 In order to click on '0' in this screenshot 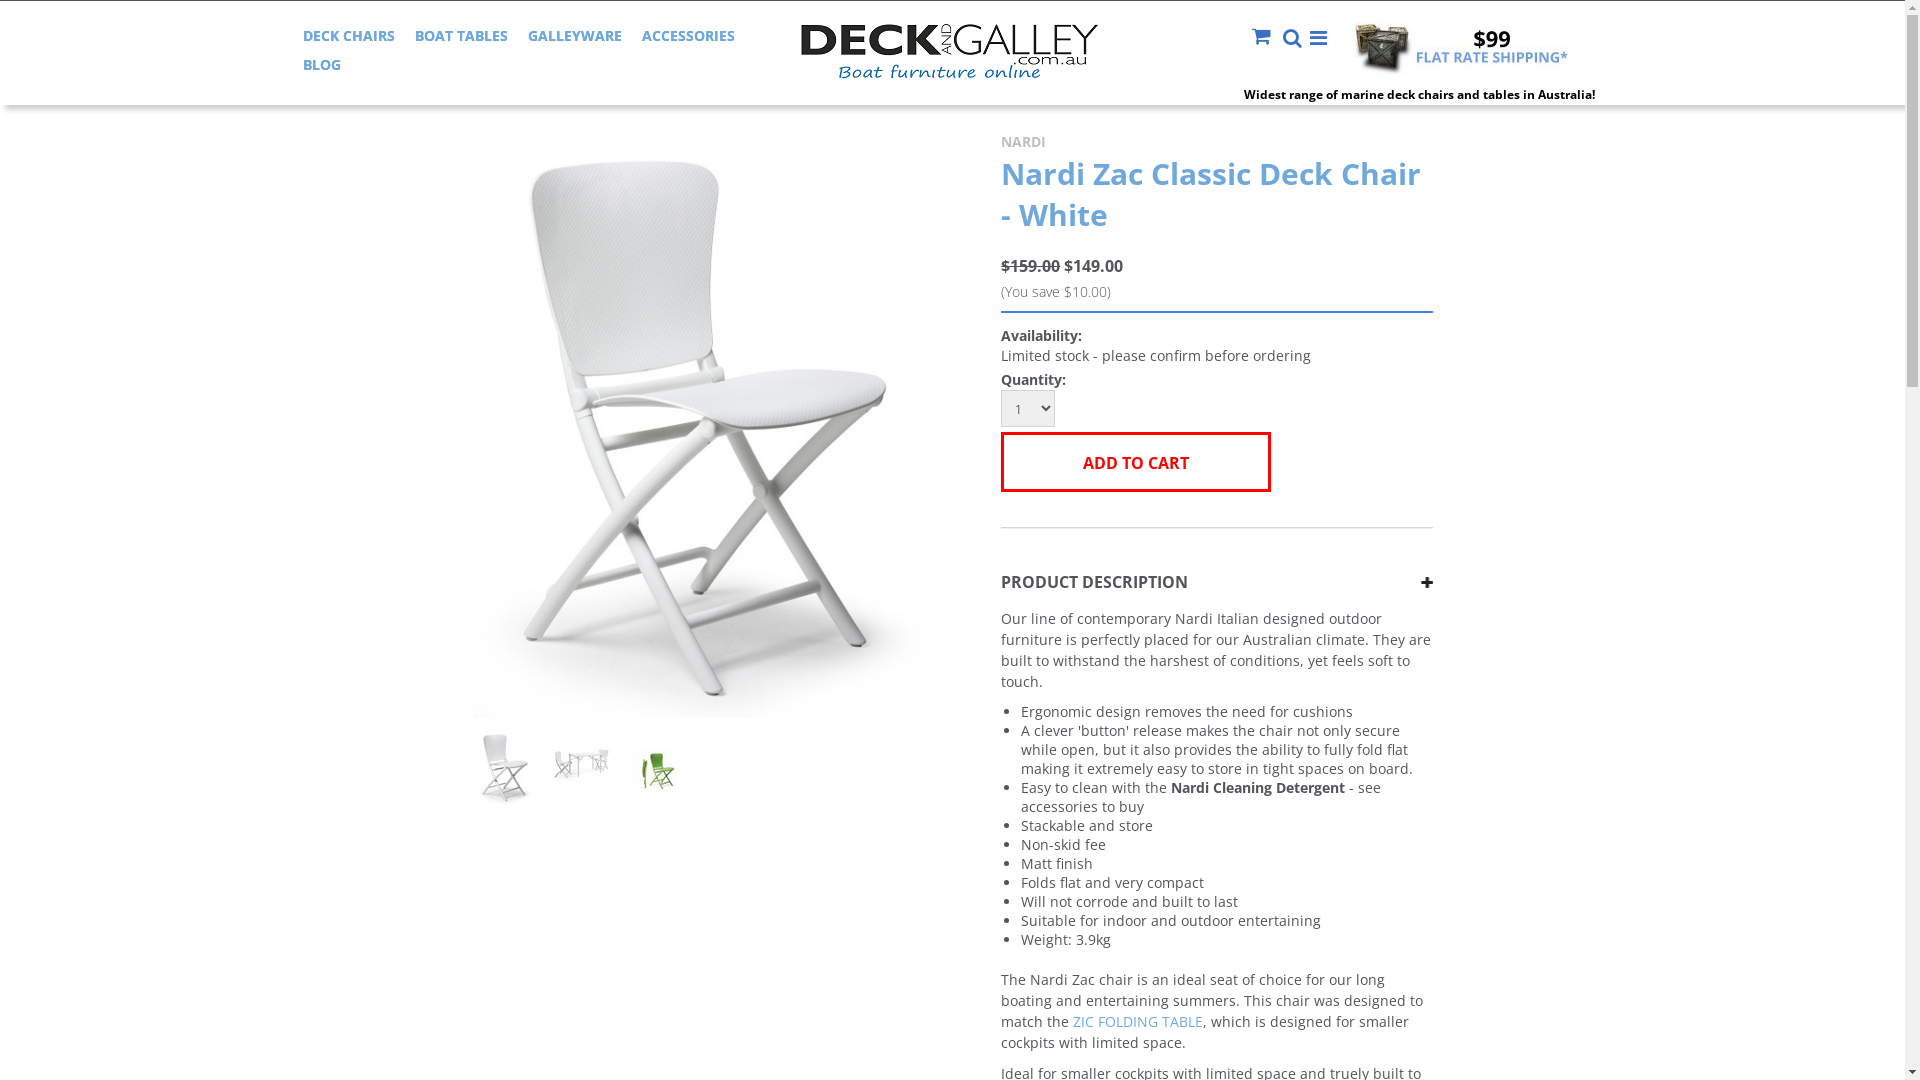, I will do `click(579, 771)`.